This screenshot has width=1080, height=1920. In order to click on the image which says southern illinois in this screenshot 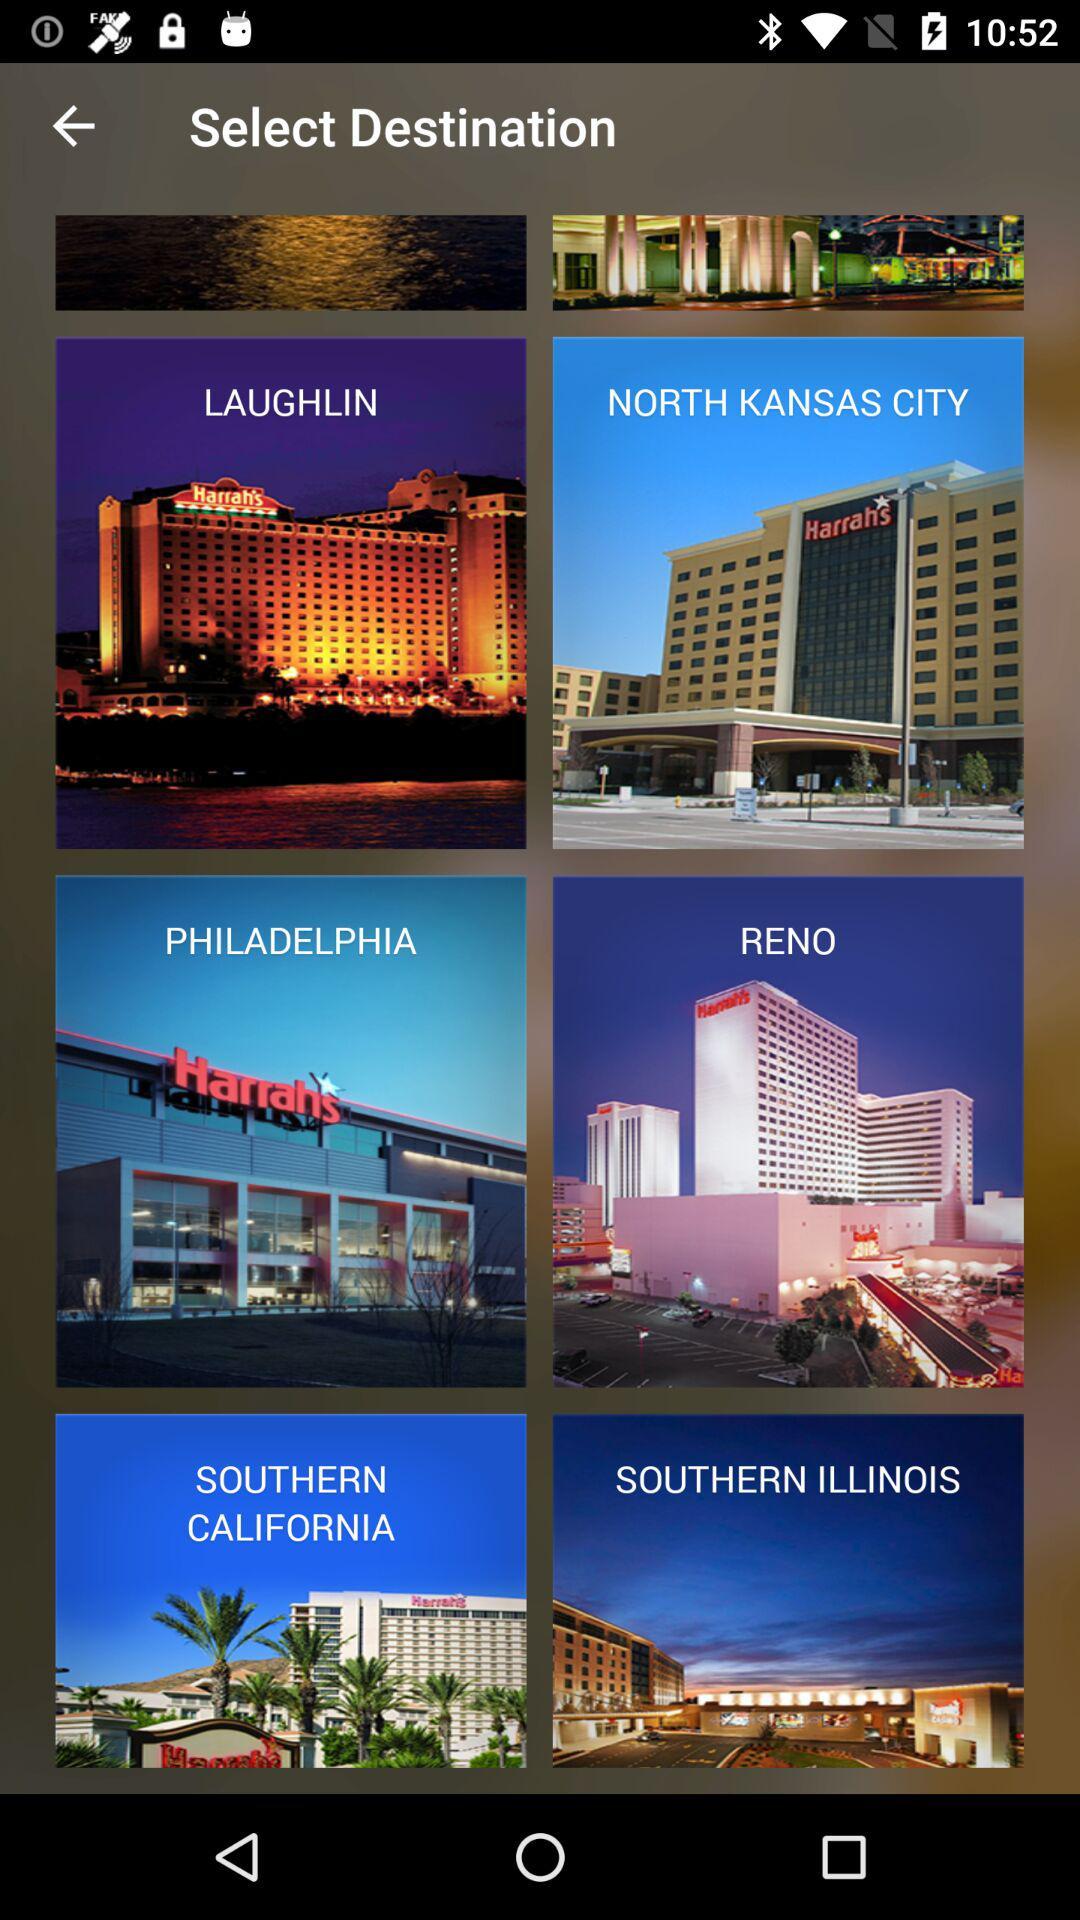, I will do `click(787, 1589)`.